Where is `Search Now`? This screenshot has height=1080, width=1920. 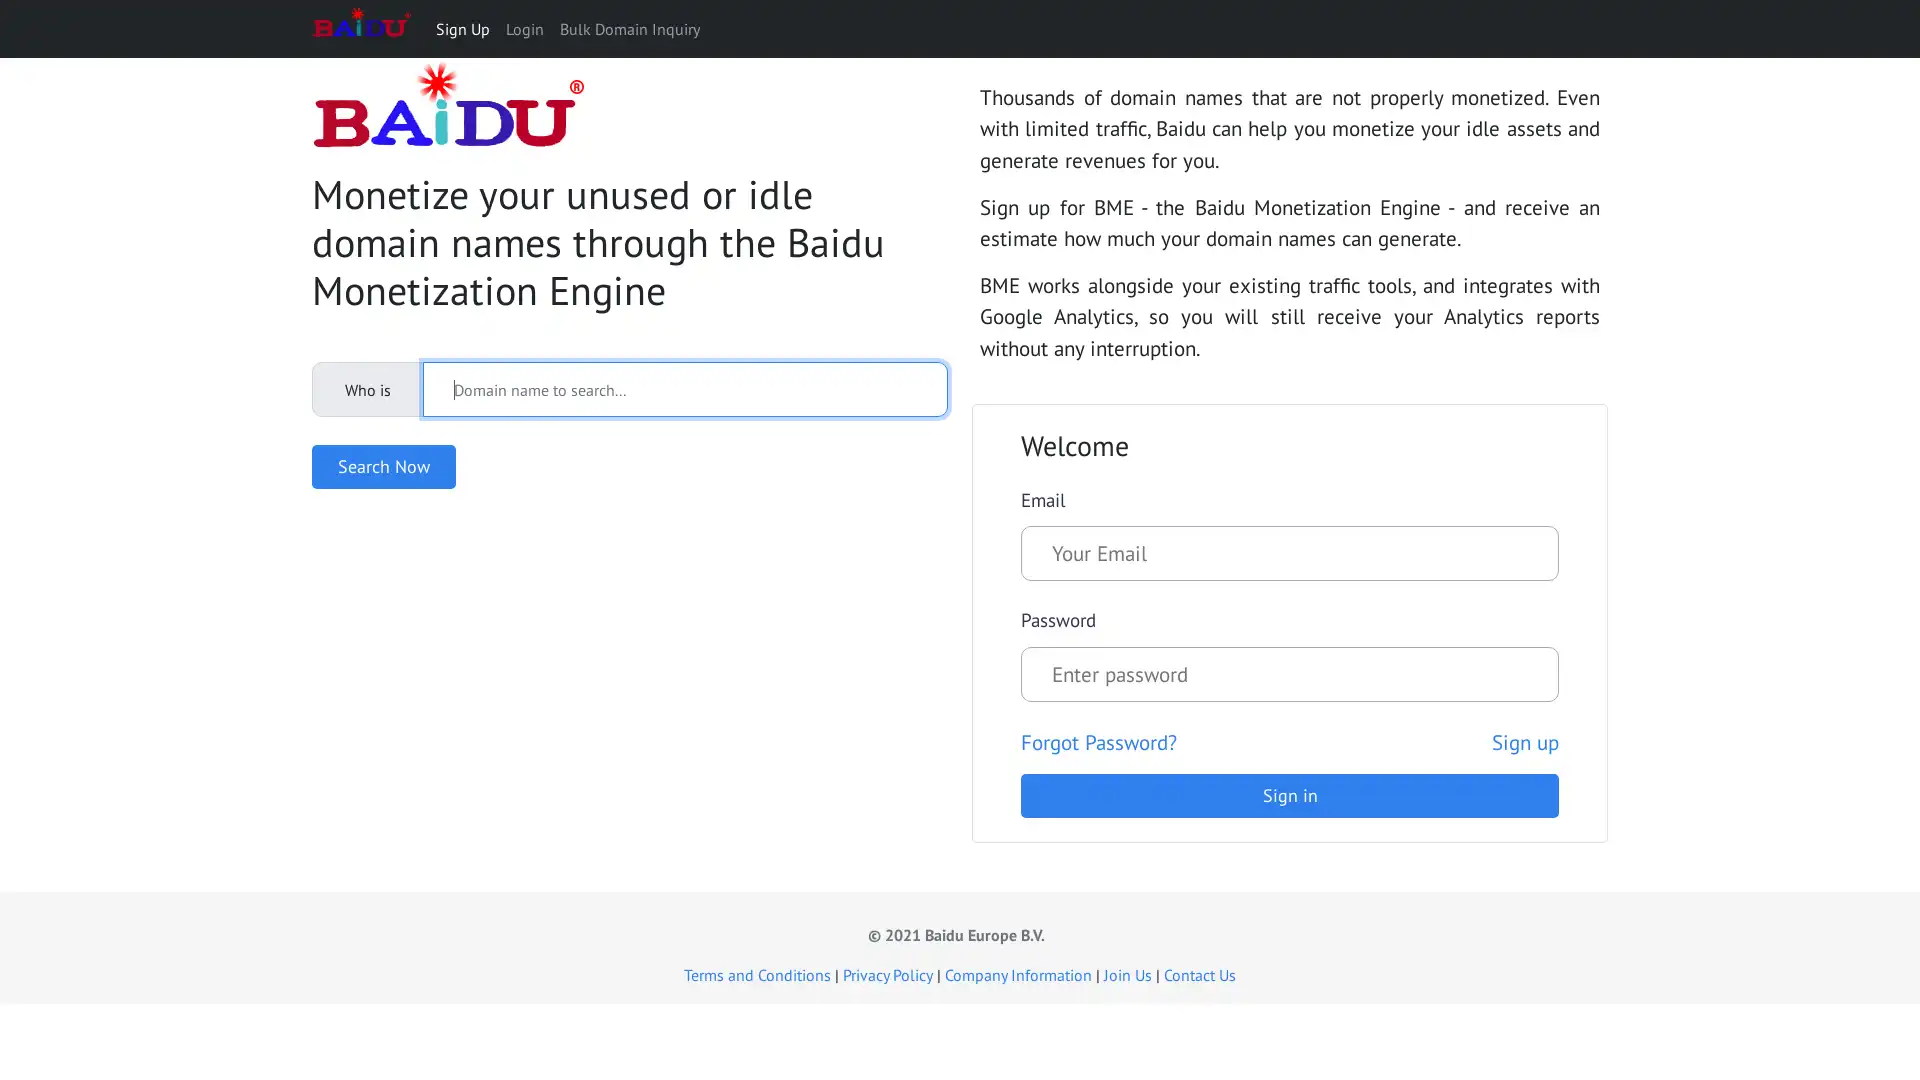
Search Now is located at coordinates (384, 466).